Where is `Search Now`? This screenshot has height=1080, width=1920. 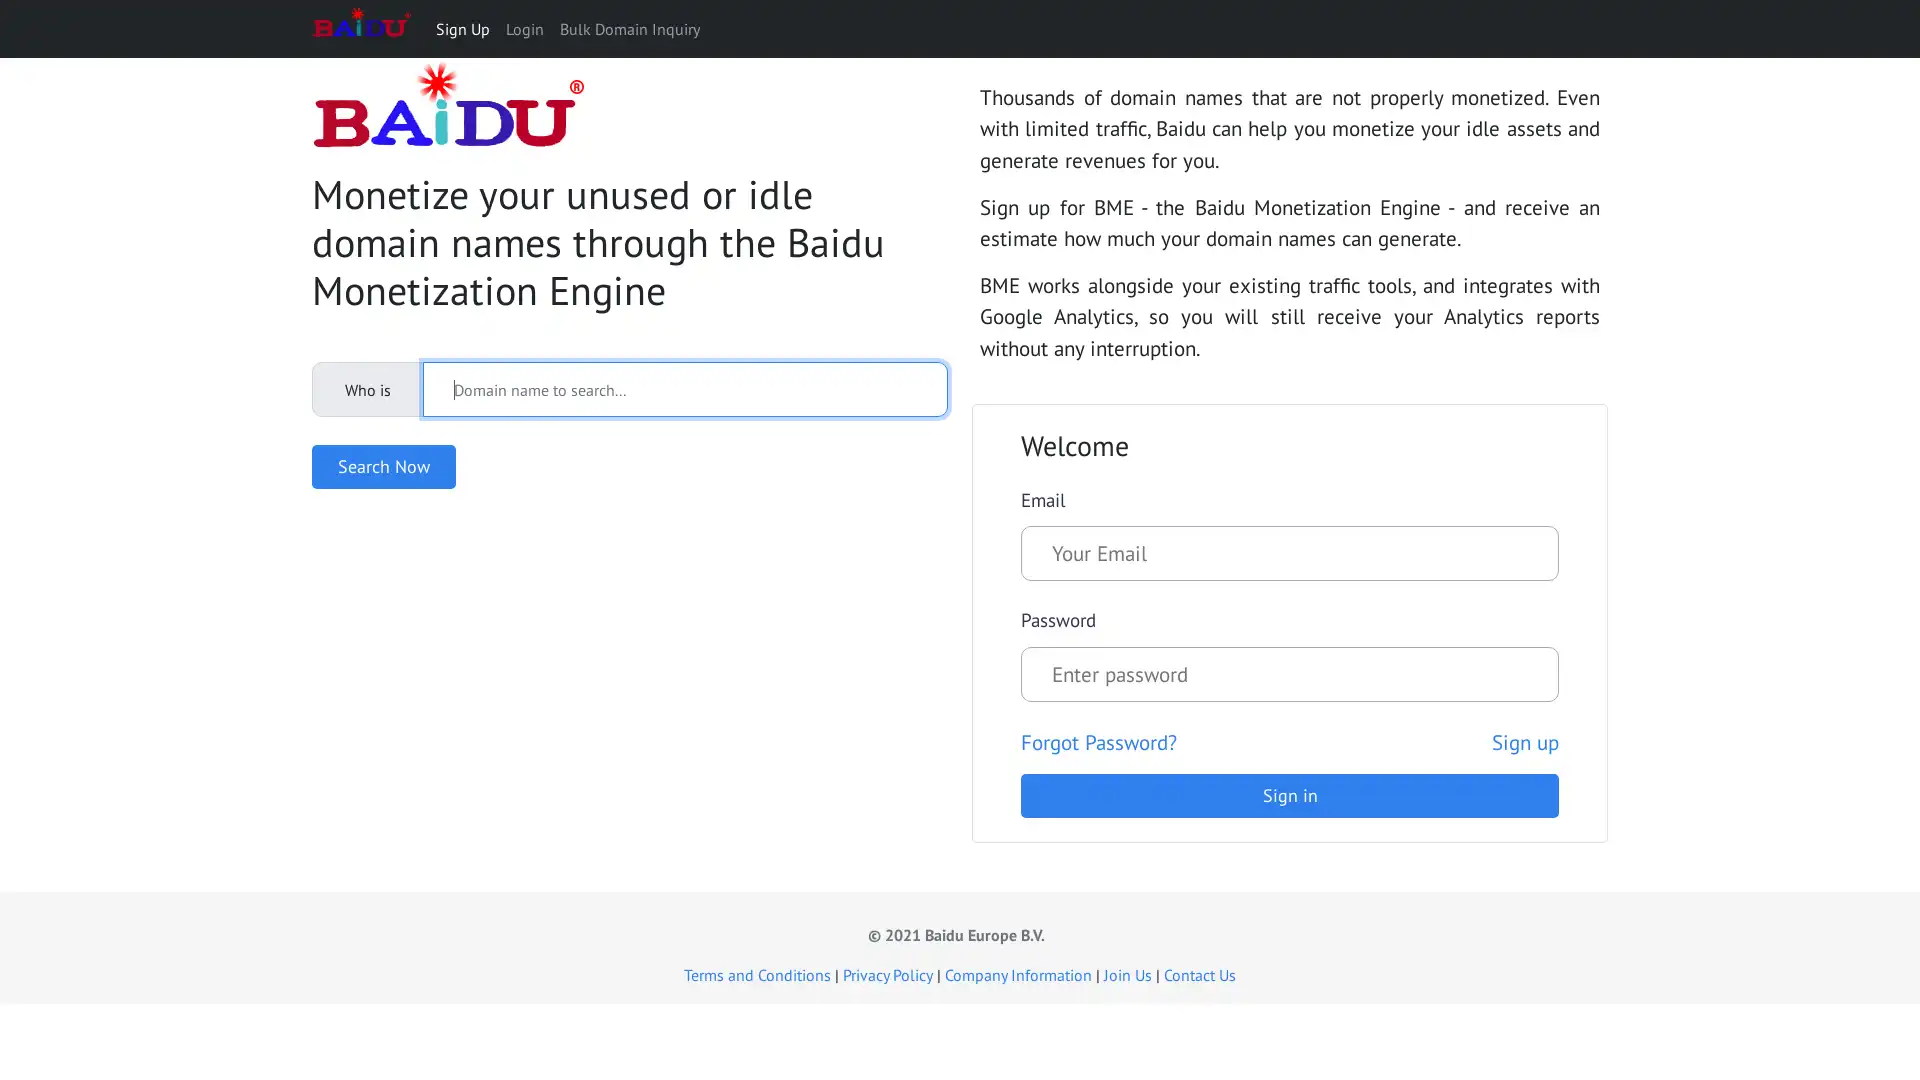
Search Now is located at coordinates (384, 466).